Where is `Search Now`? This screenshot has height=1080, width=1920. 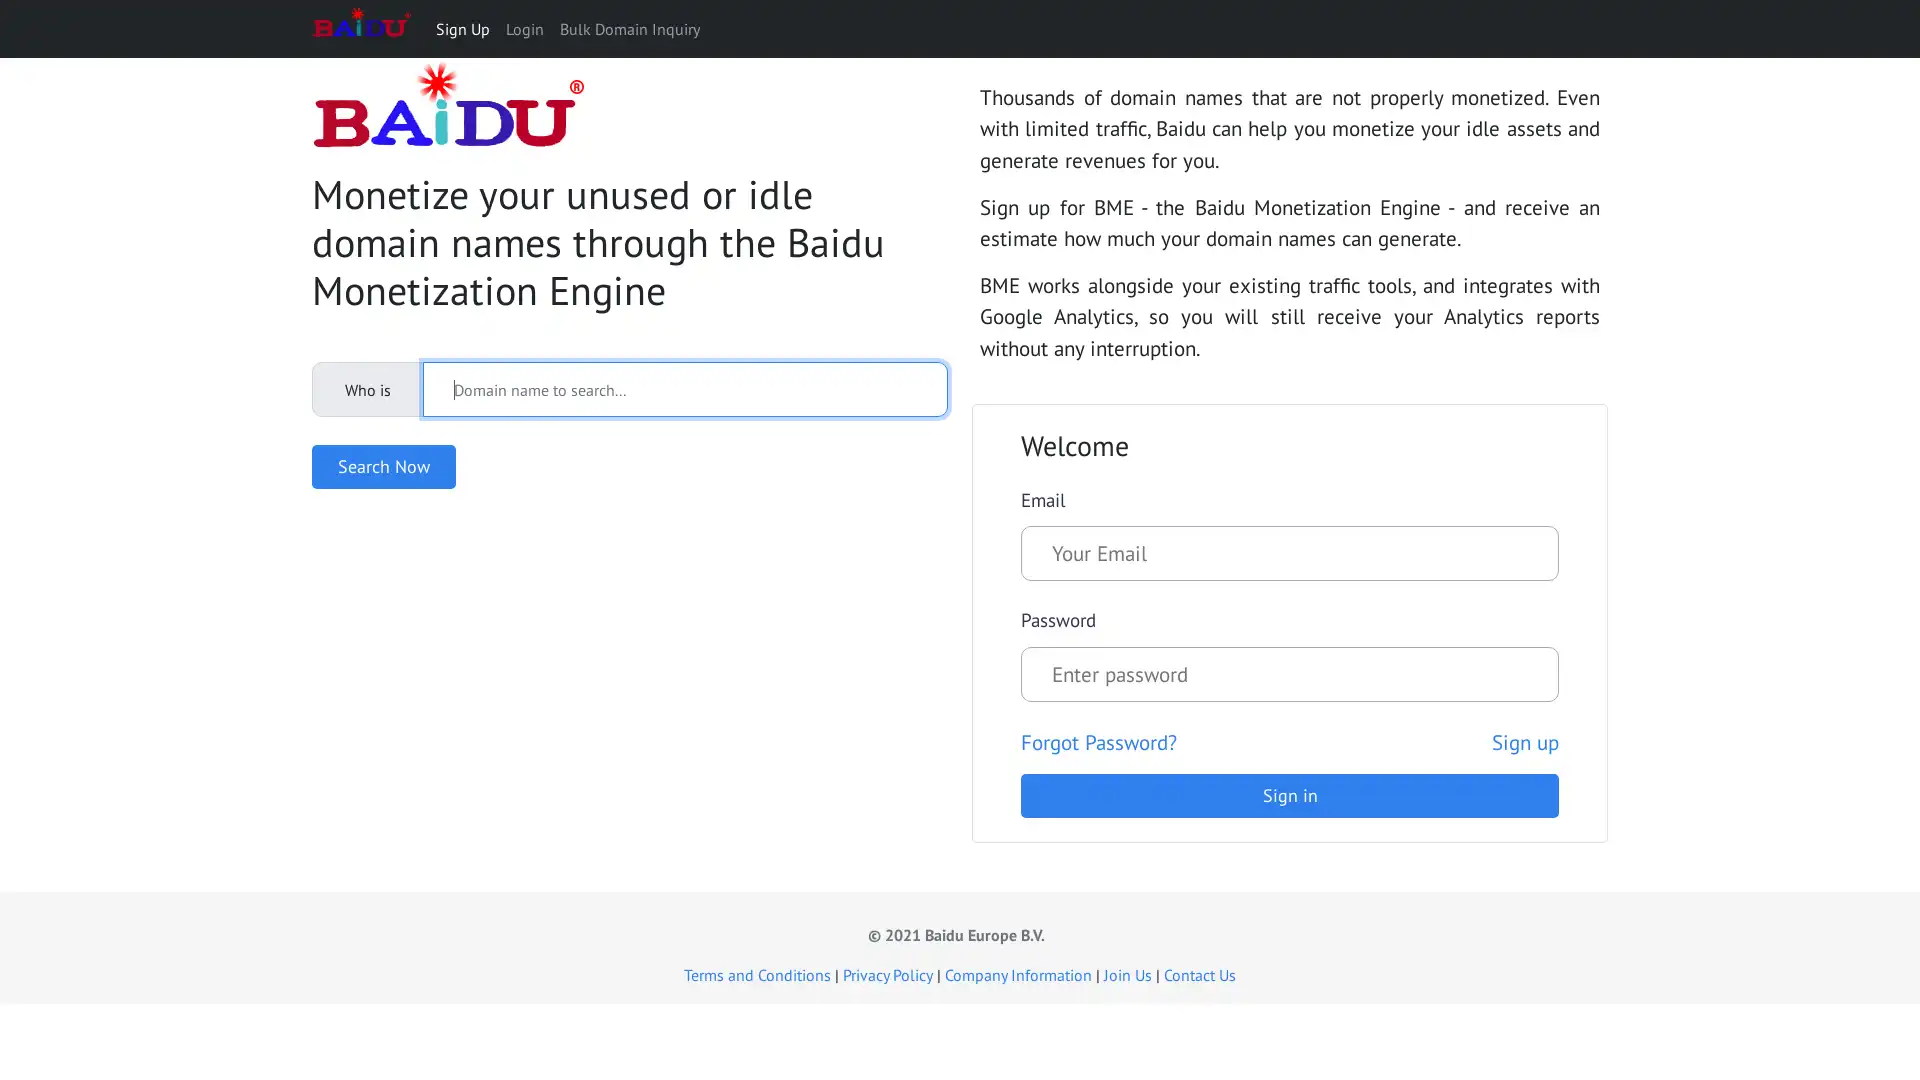
Search Now is located at coordinates (384, 466).